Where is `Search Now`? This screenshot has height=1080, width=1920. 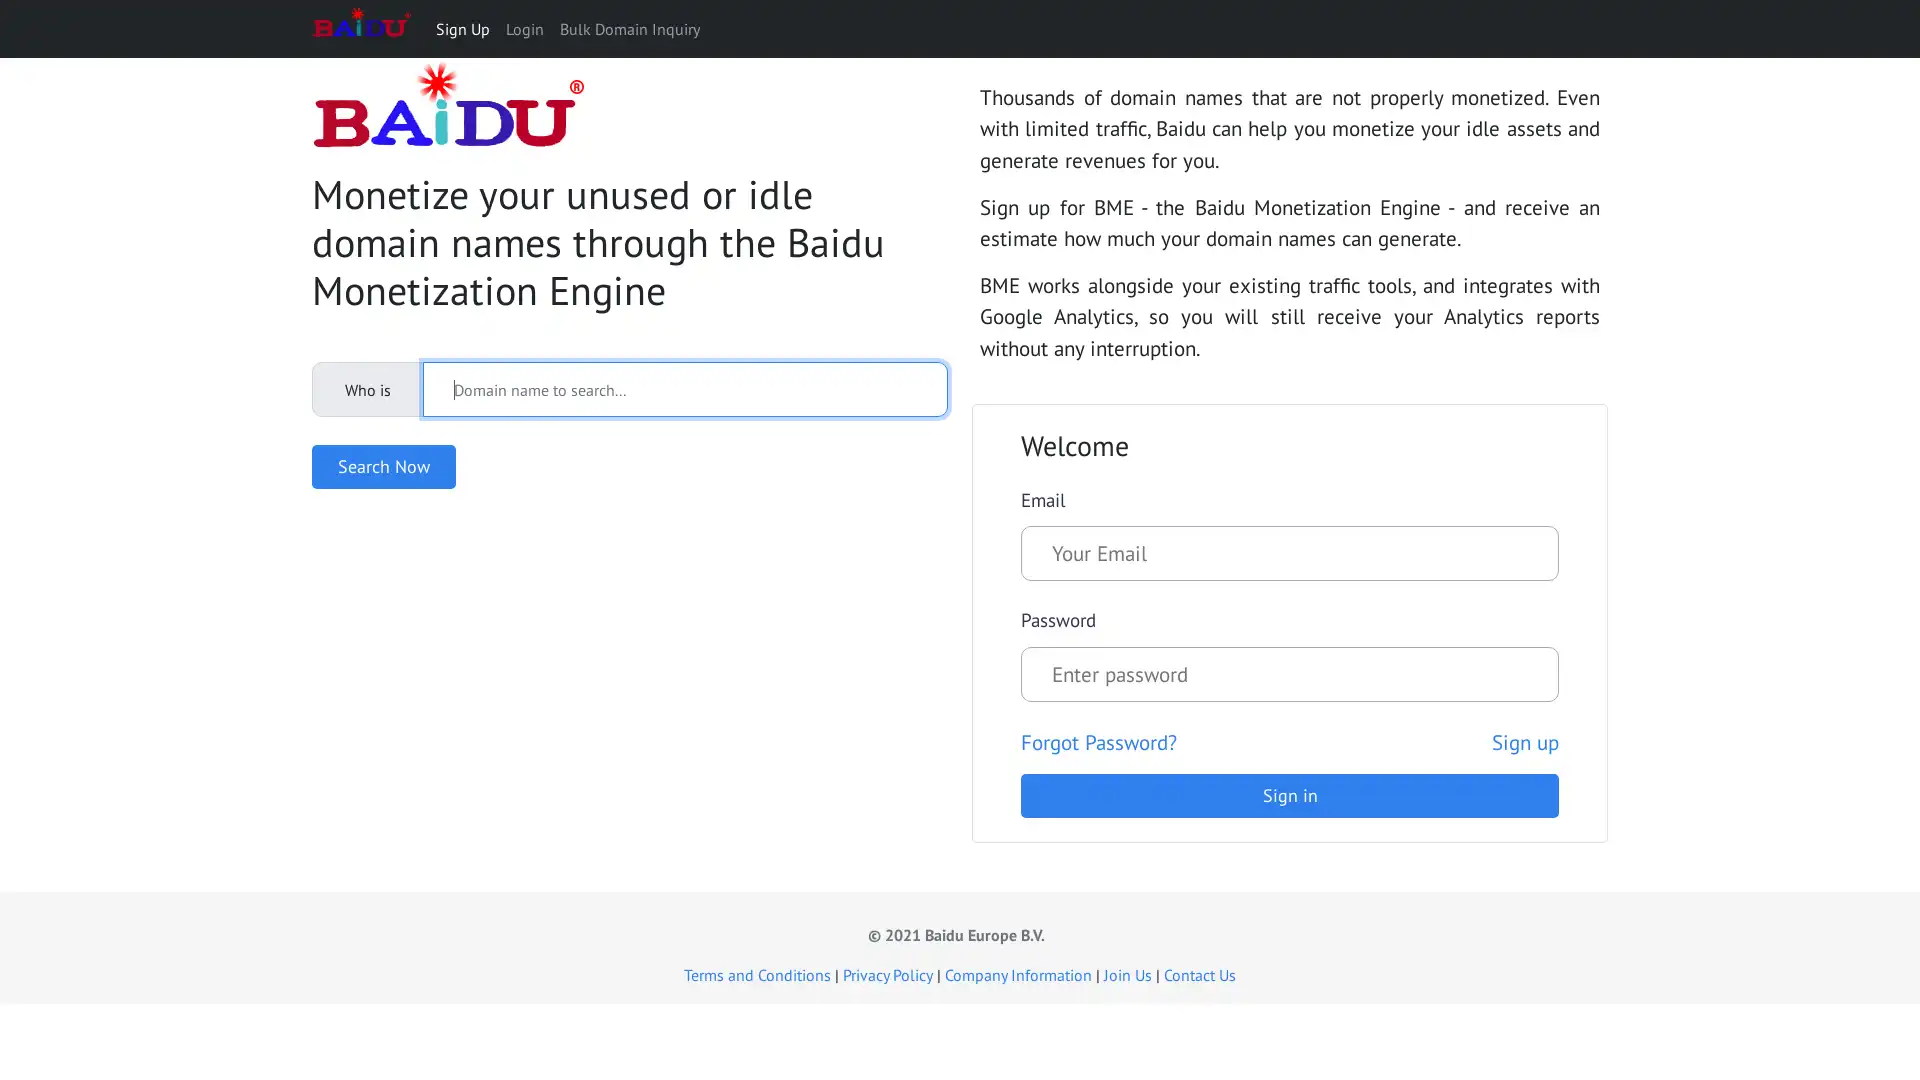
Search Now is located at coordinates (384, 466).